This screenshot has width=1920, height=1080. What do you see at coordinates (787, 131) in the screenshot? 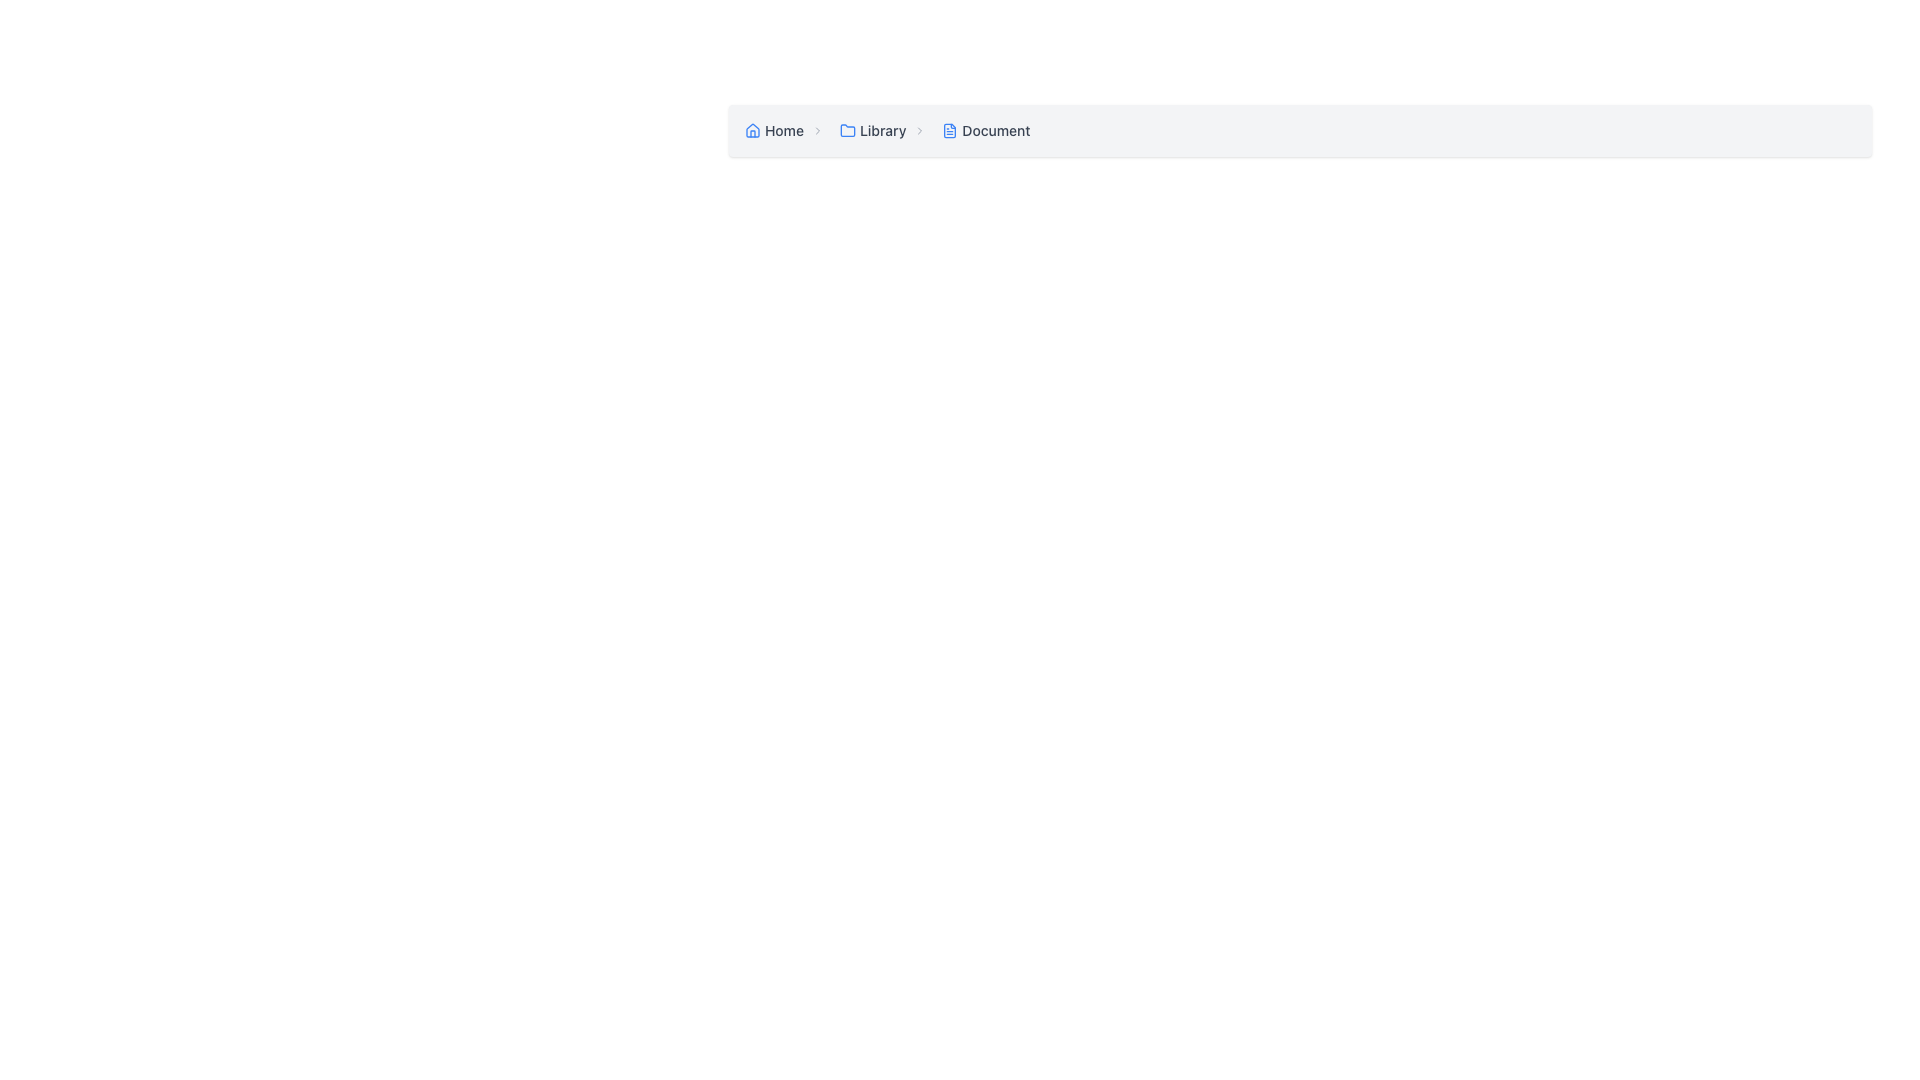
I see `the Breadcrumb Navigation Item labeled 'Home'` at bounding box center [787, 131].